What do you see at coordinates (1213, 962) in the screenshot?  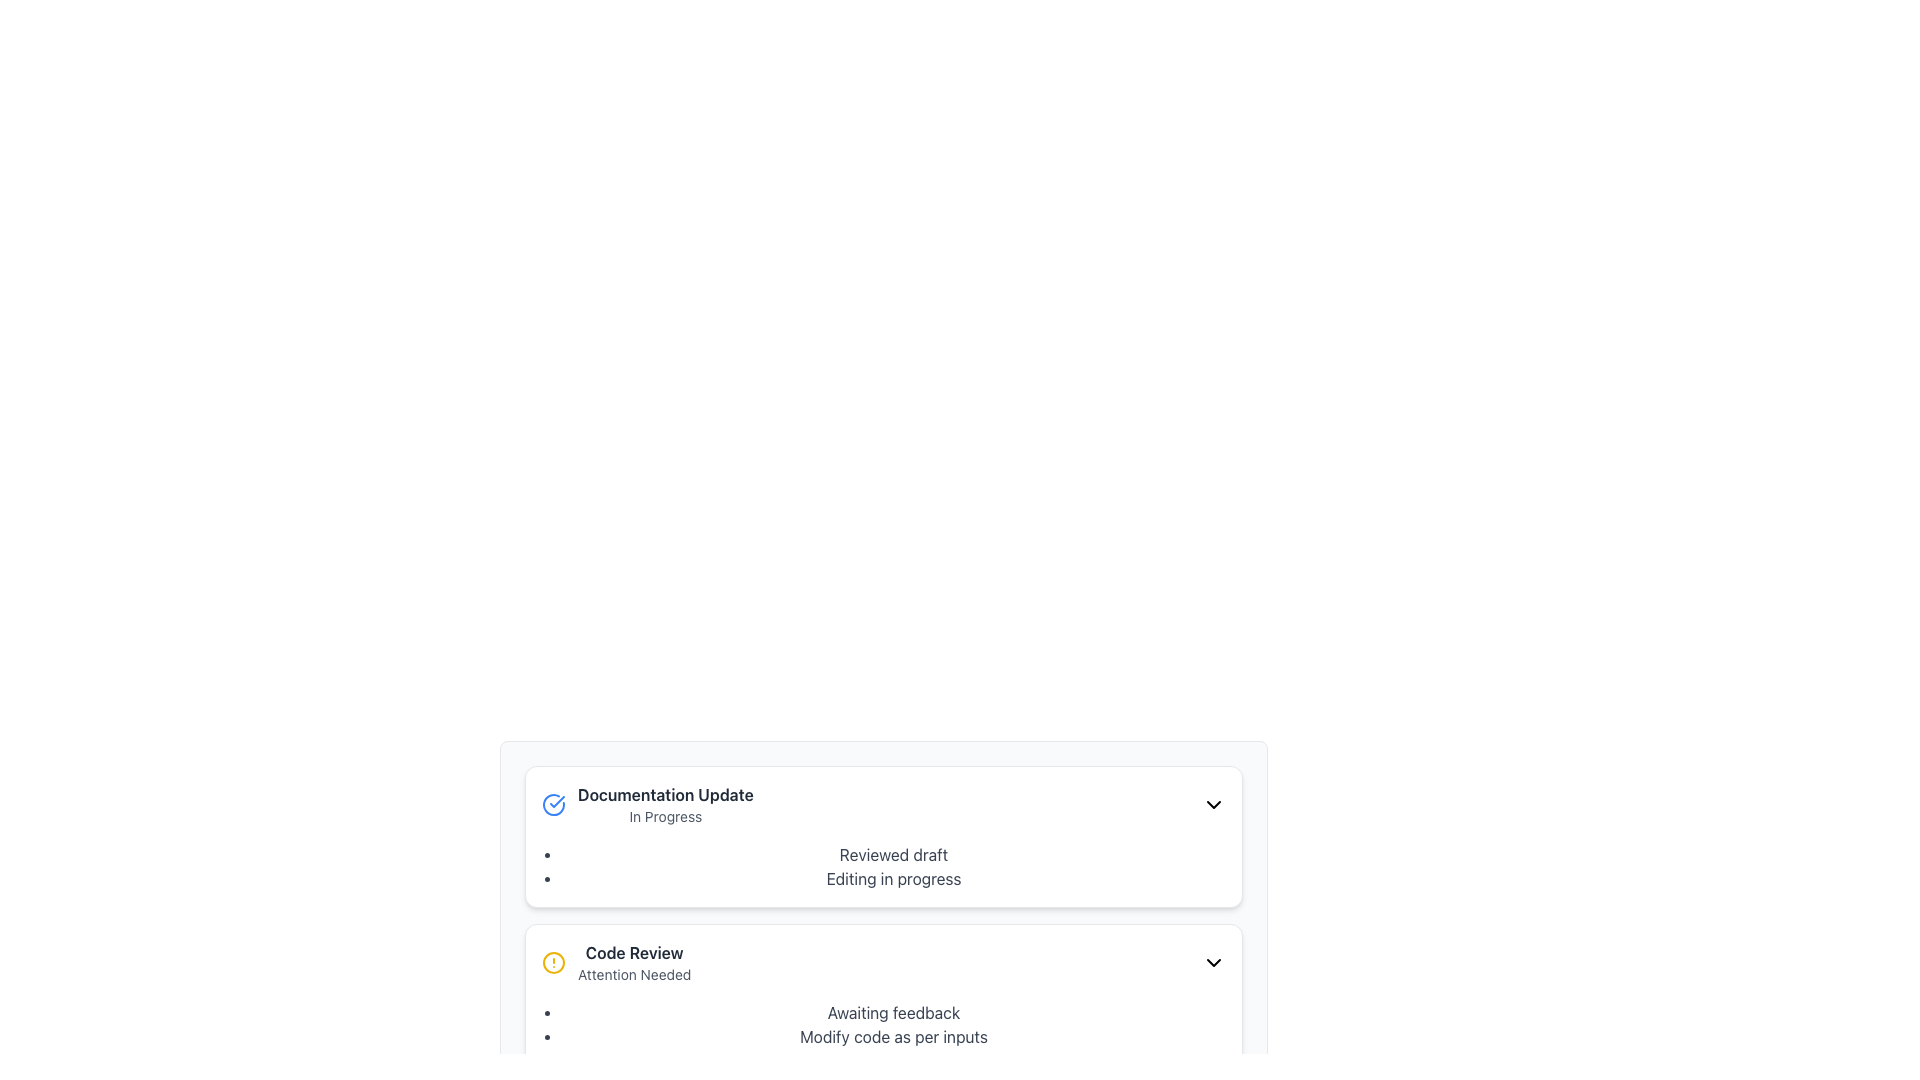 I see `the Dropdown indicator icon located at the far right of the 'Code Review' section` at bounding box center [1213, 962].